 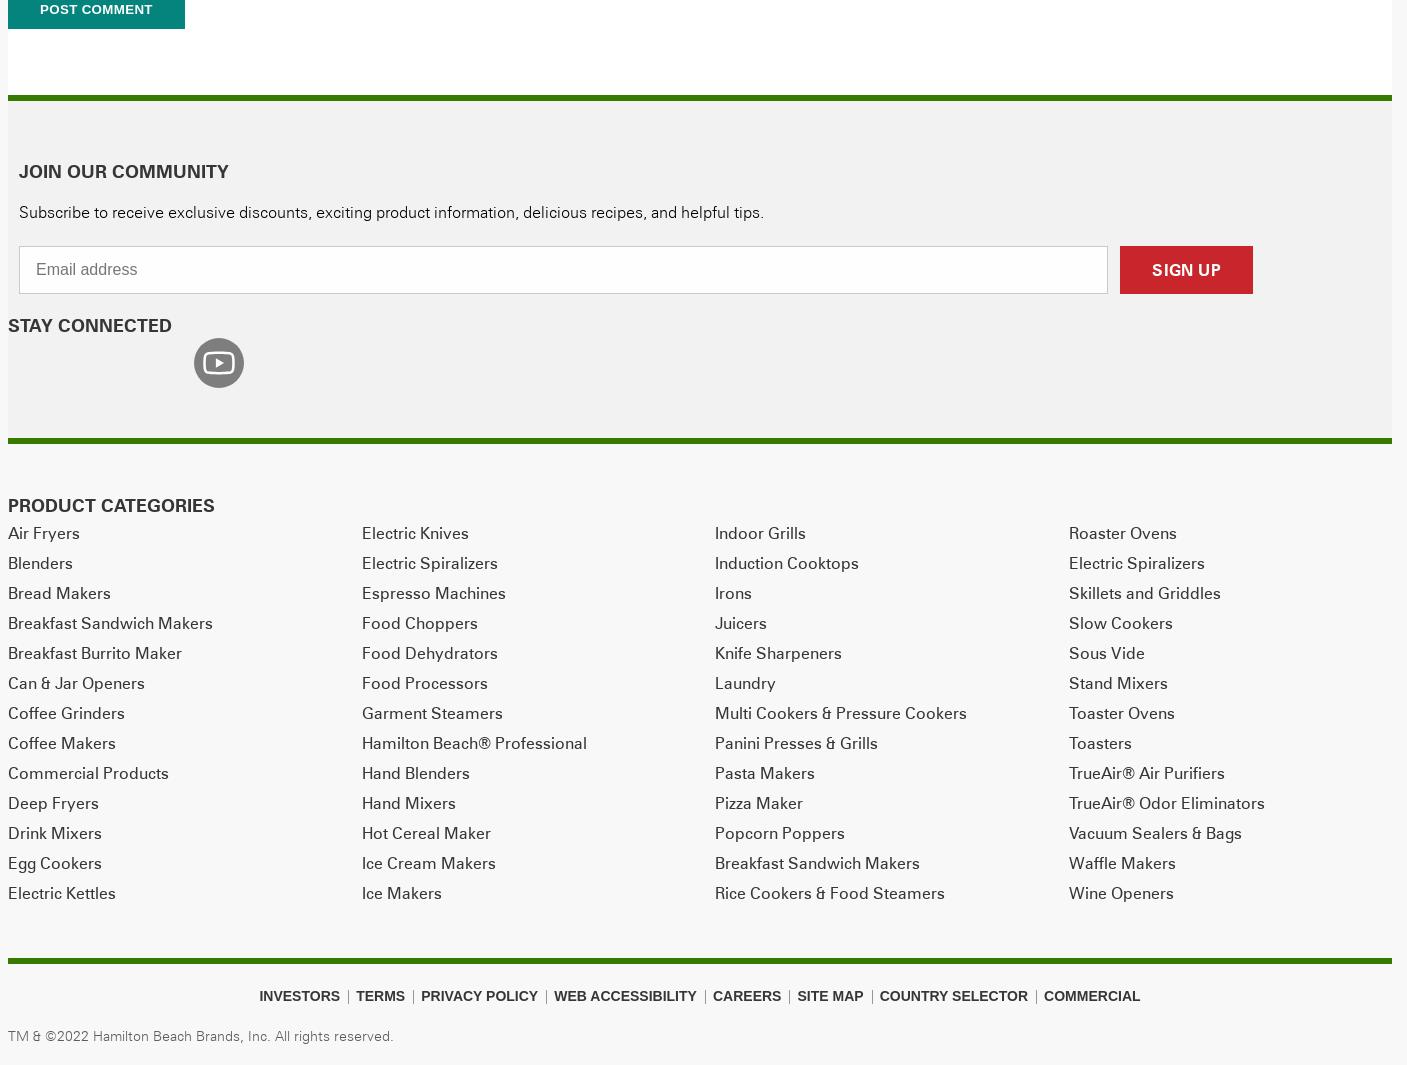 I want to click on 'Skillets and Griddles', so click(x=1144, y=591).